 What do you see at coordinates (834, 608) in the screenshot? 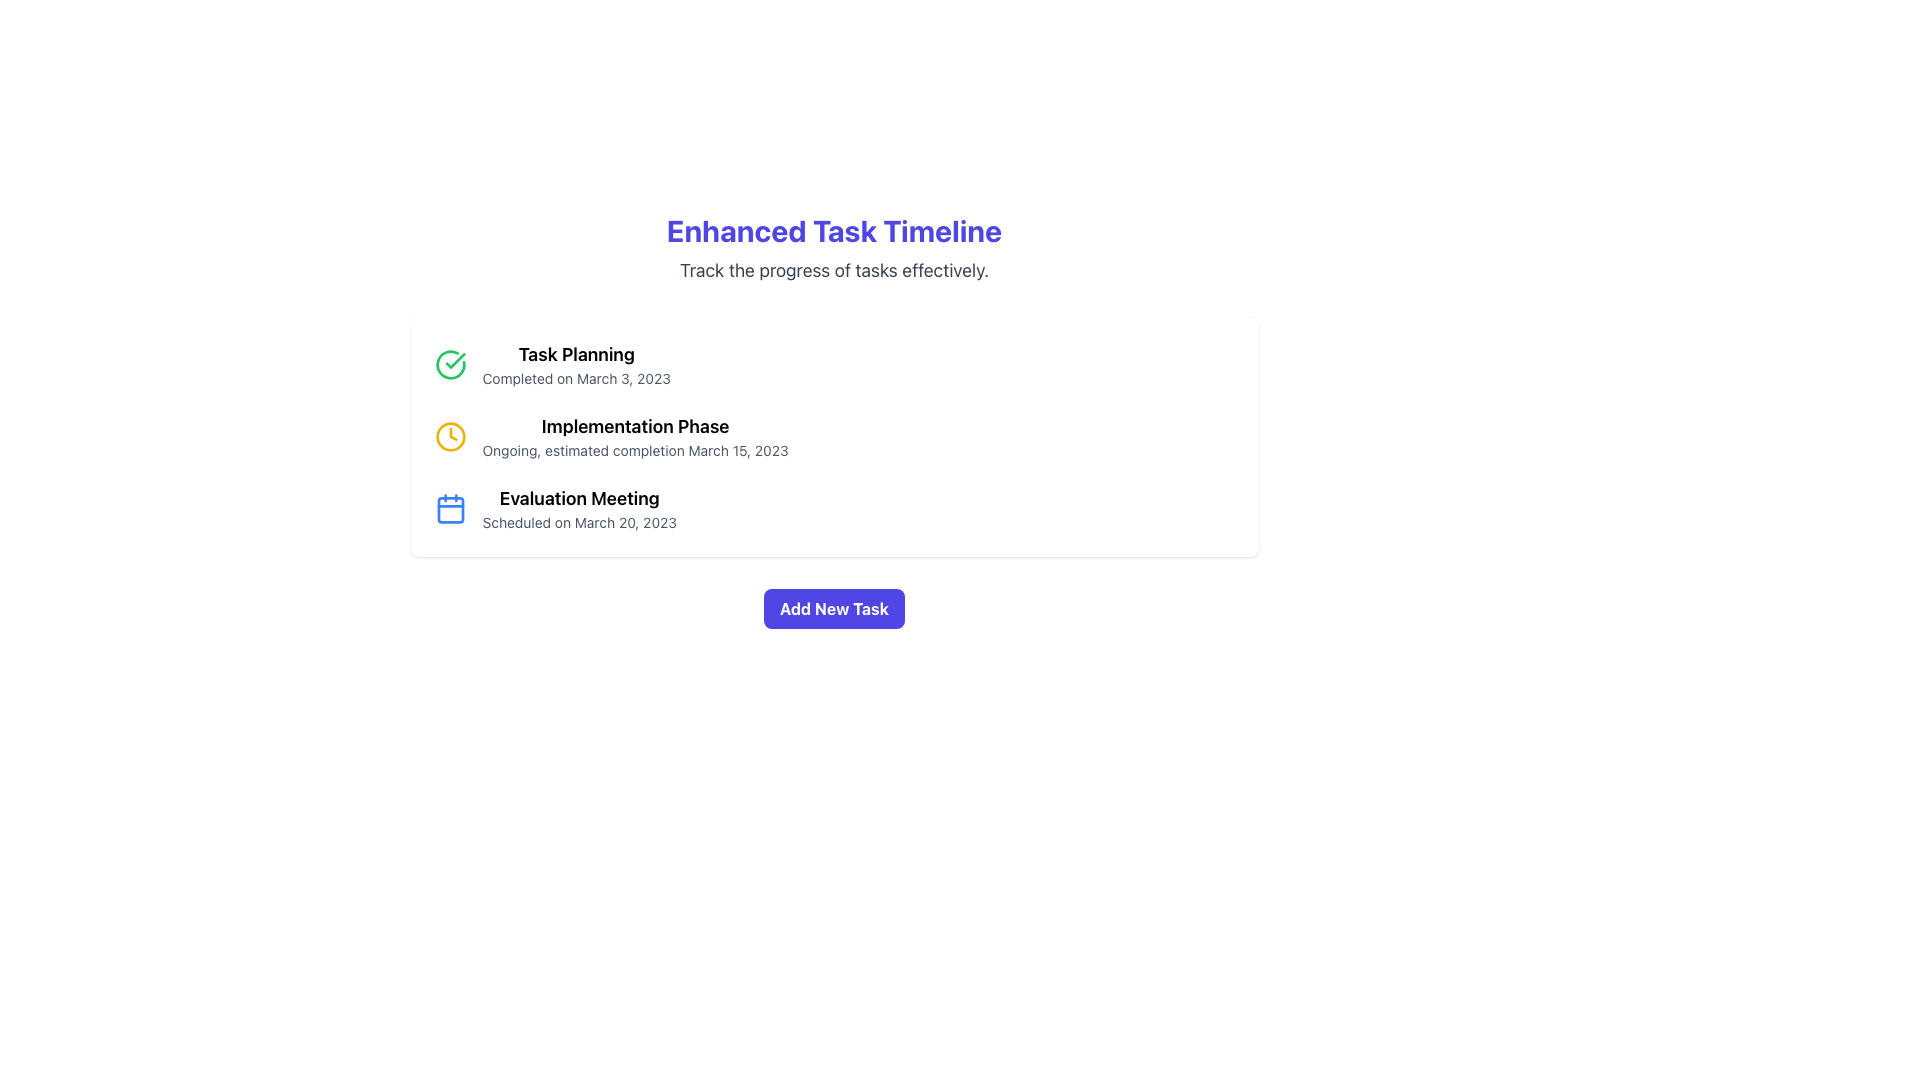
I see `and interact with the 'Add New Task' button` at bounding box center [834, 608].